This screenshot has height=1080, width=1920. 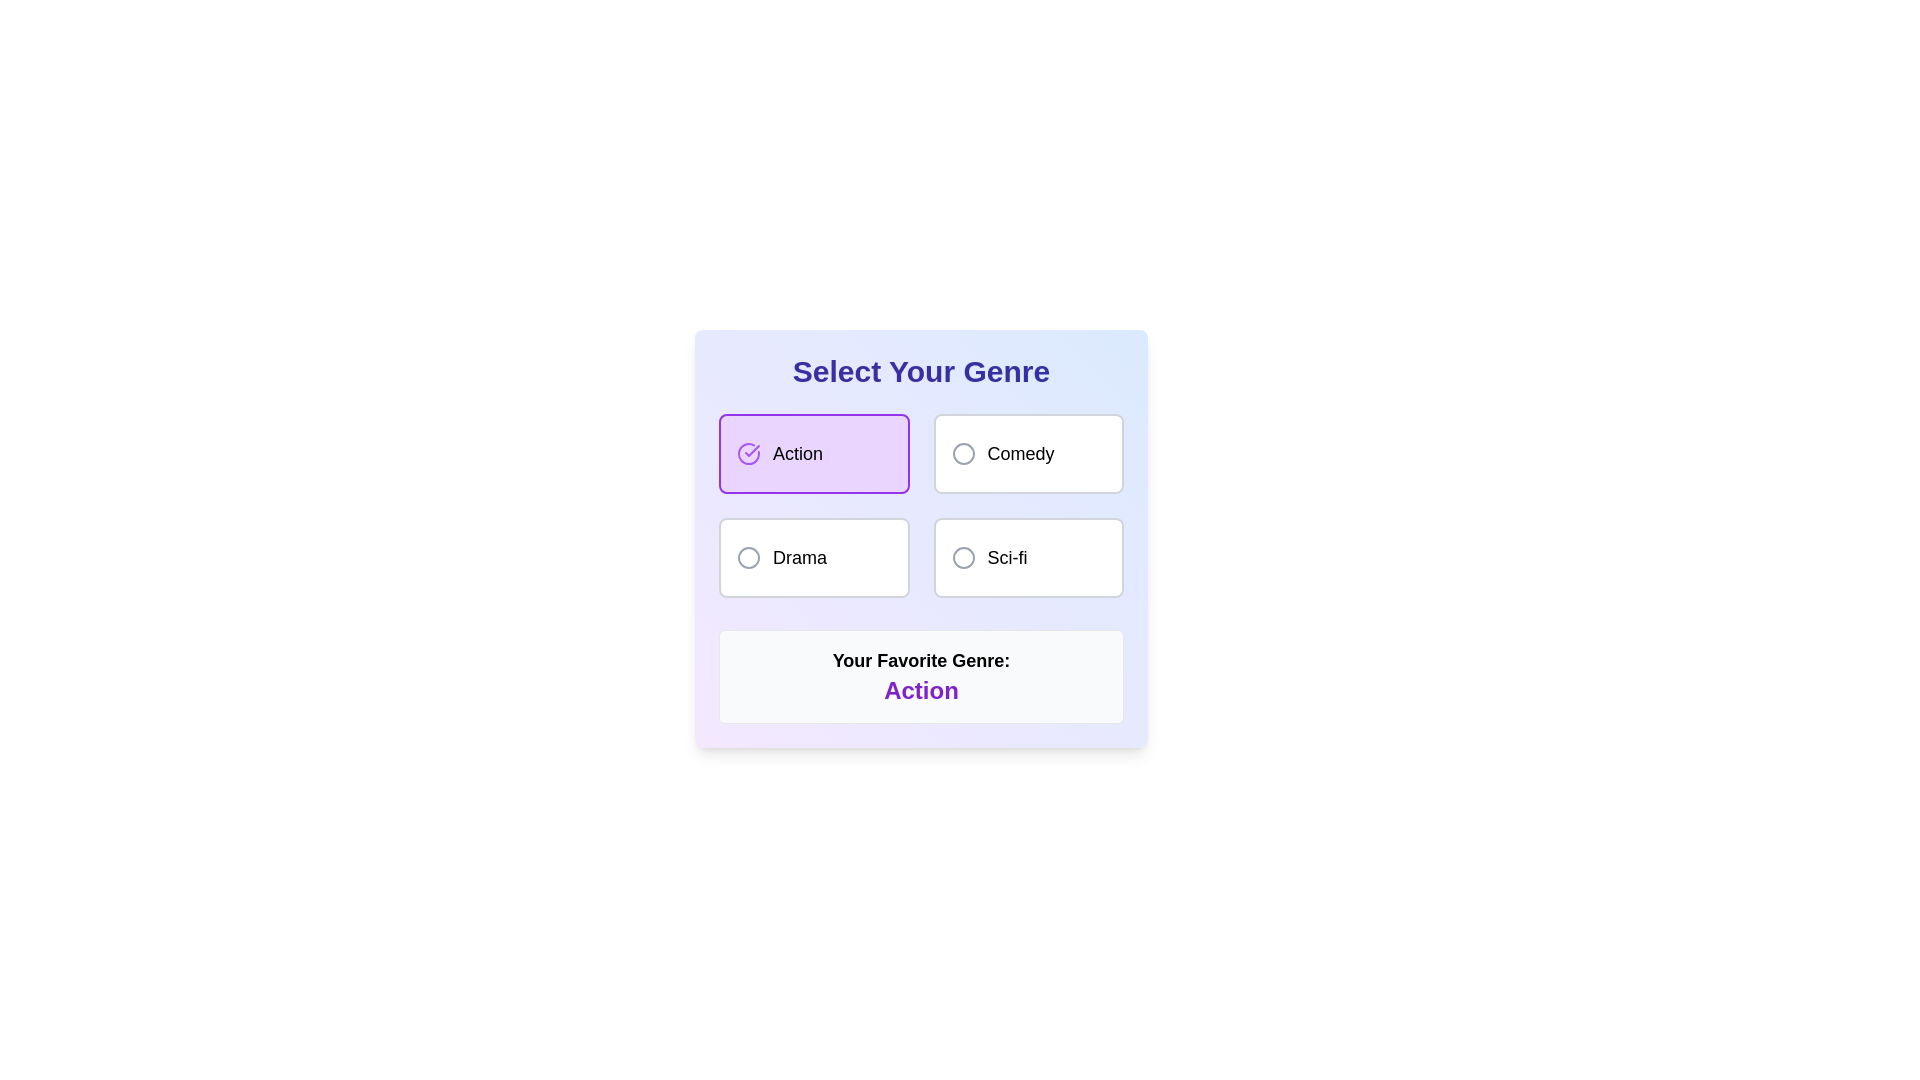 I want to click on the 'Sci-fi' genre selection button using keyboard controls, which is located in the second row of the button grid, to the right of the 'Drama' button and below the 'Comedy' button, so click(x=1028, y=558).